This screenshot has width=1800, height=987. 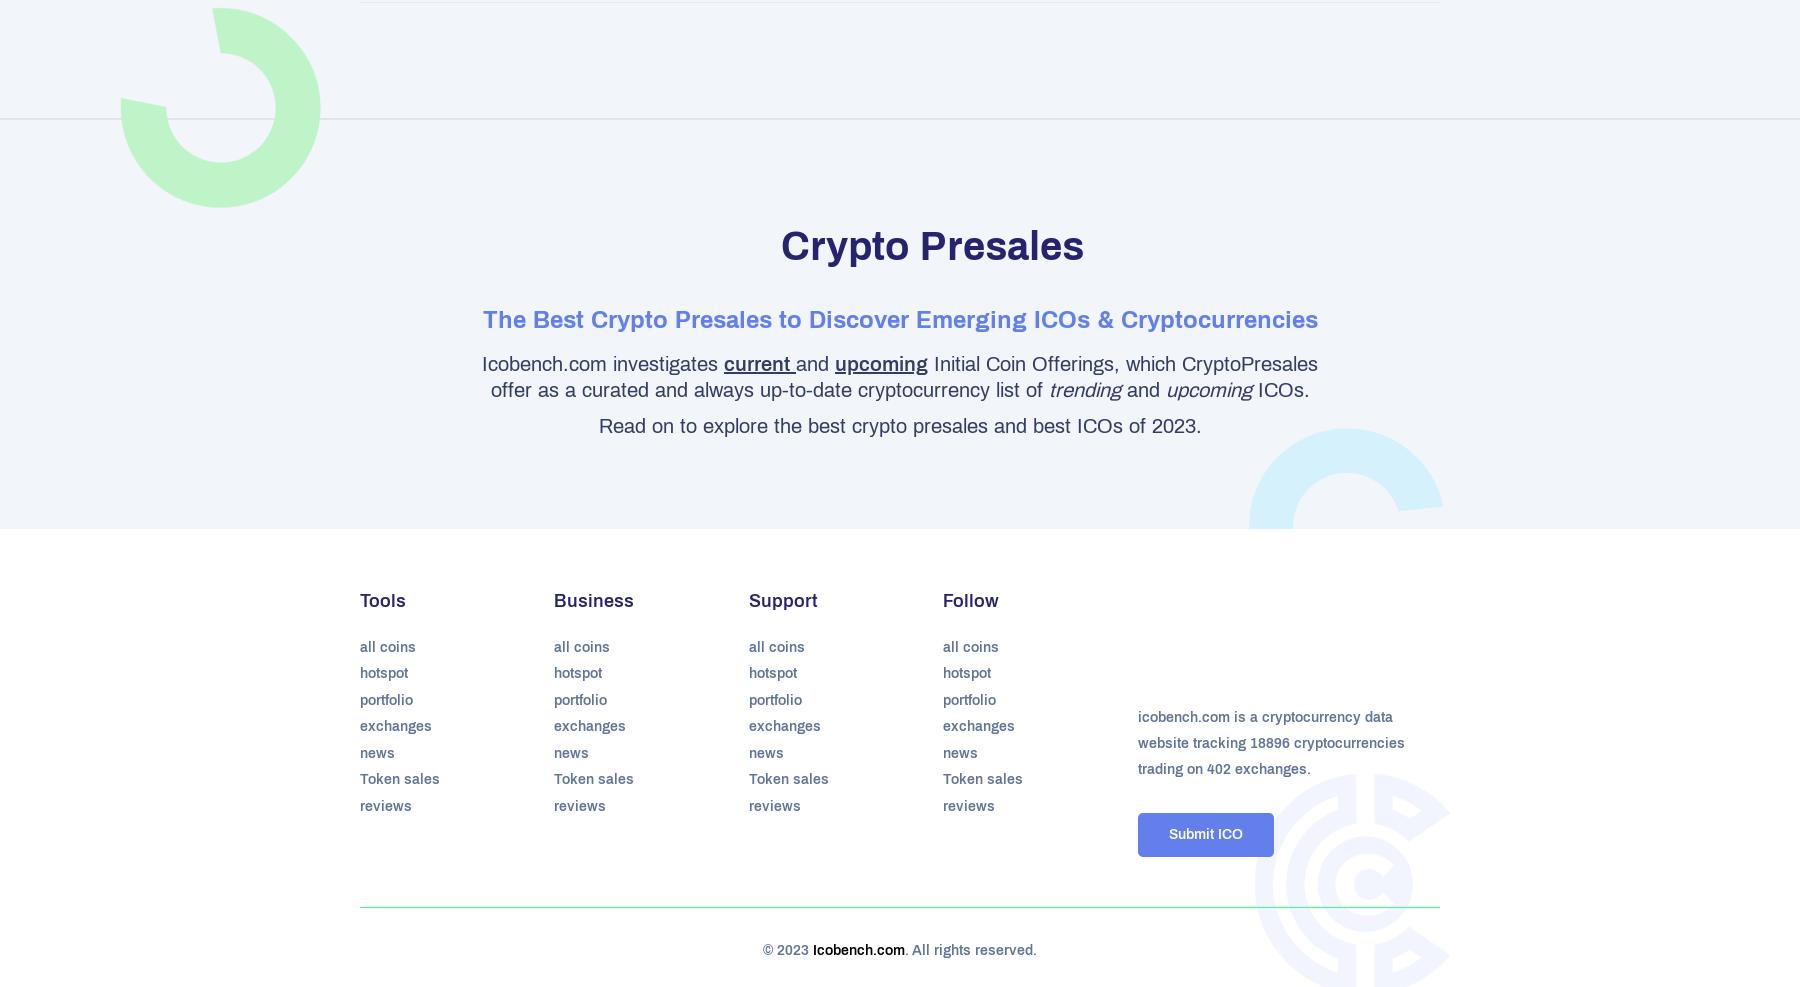 I want to click on 'Initial Coin Offerings, which CryptoPresales offer as a curated and always up-to-date cryptocurrency list of', so click(x=902, y=377).